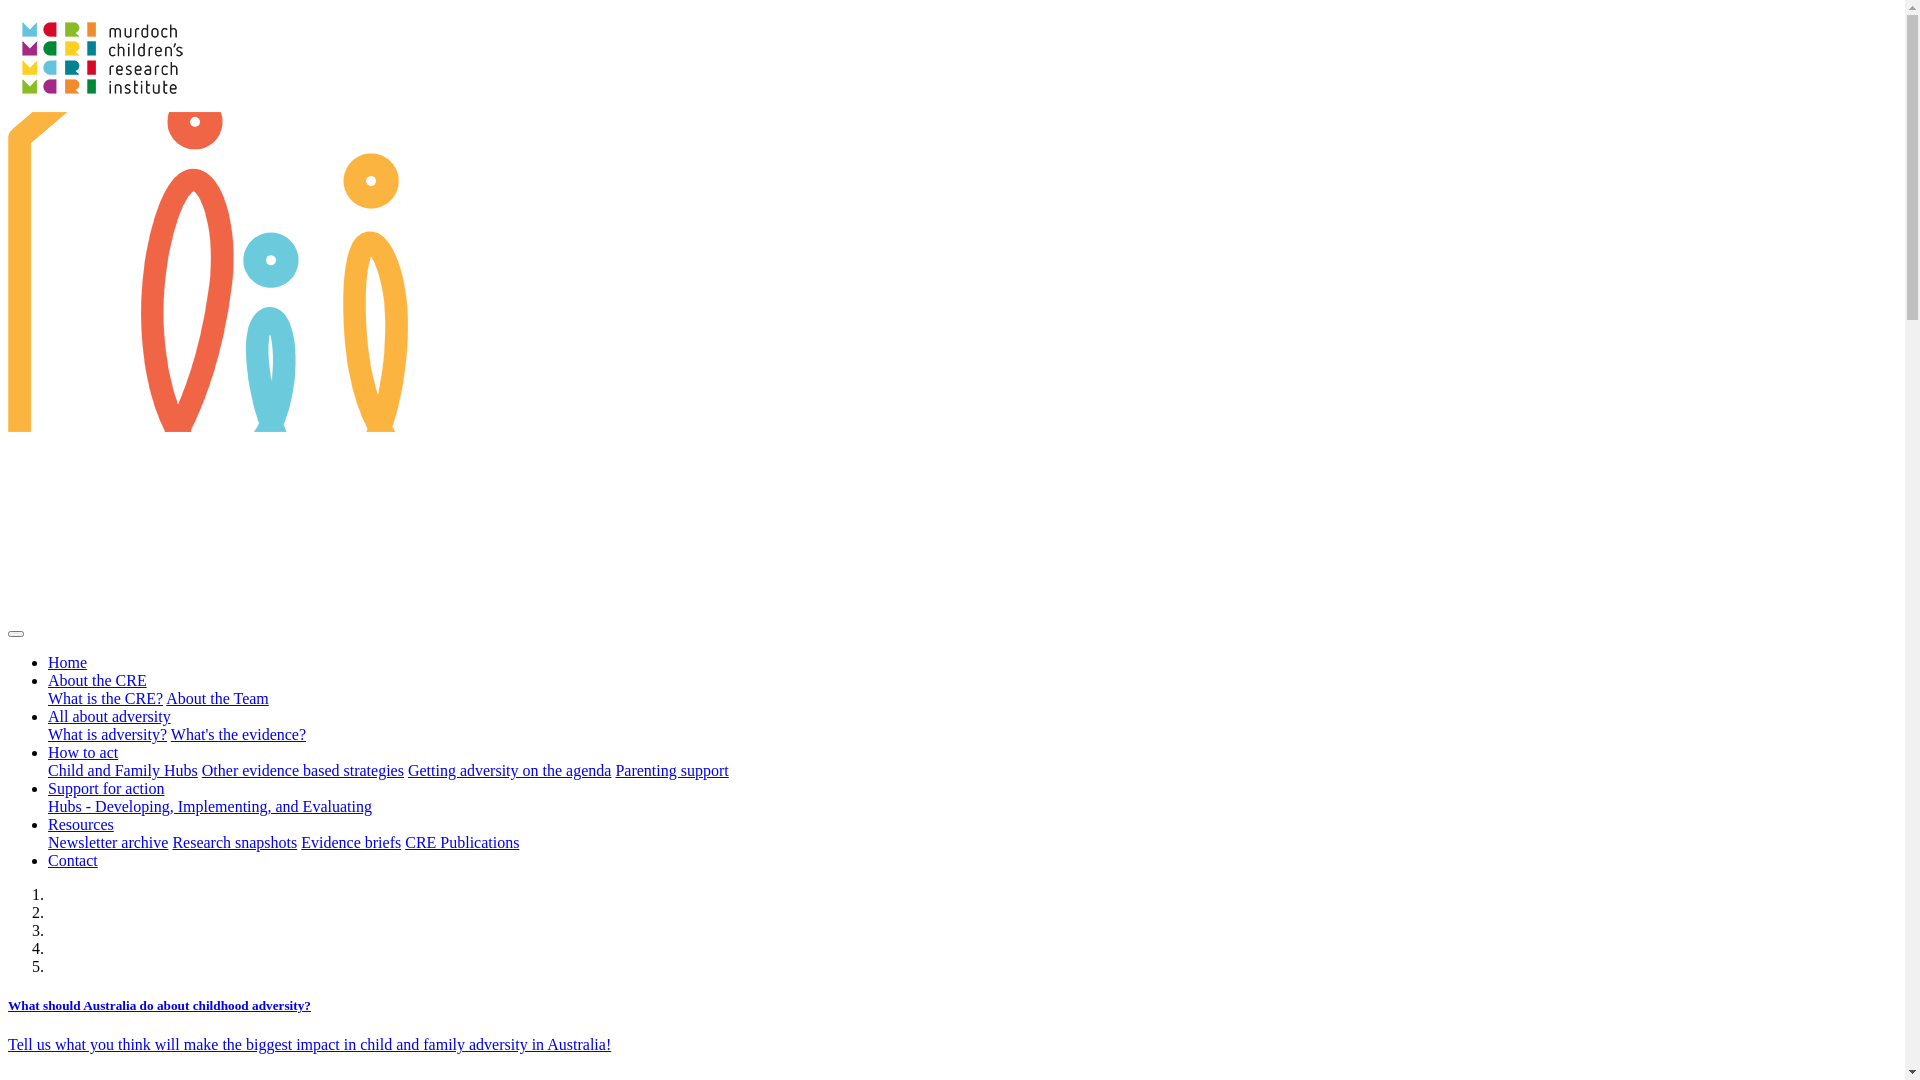 The image size is (1920, 1080). Describe the element at coordinates (72, 859) in the screenshot. I see `'Contact'` at that location.